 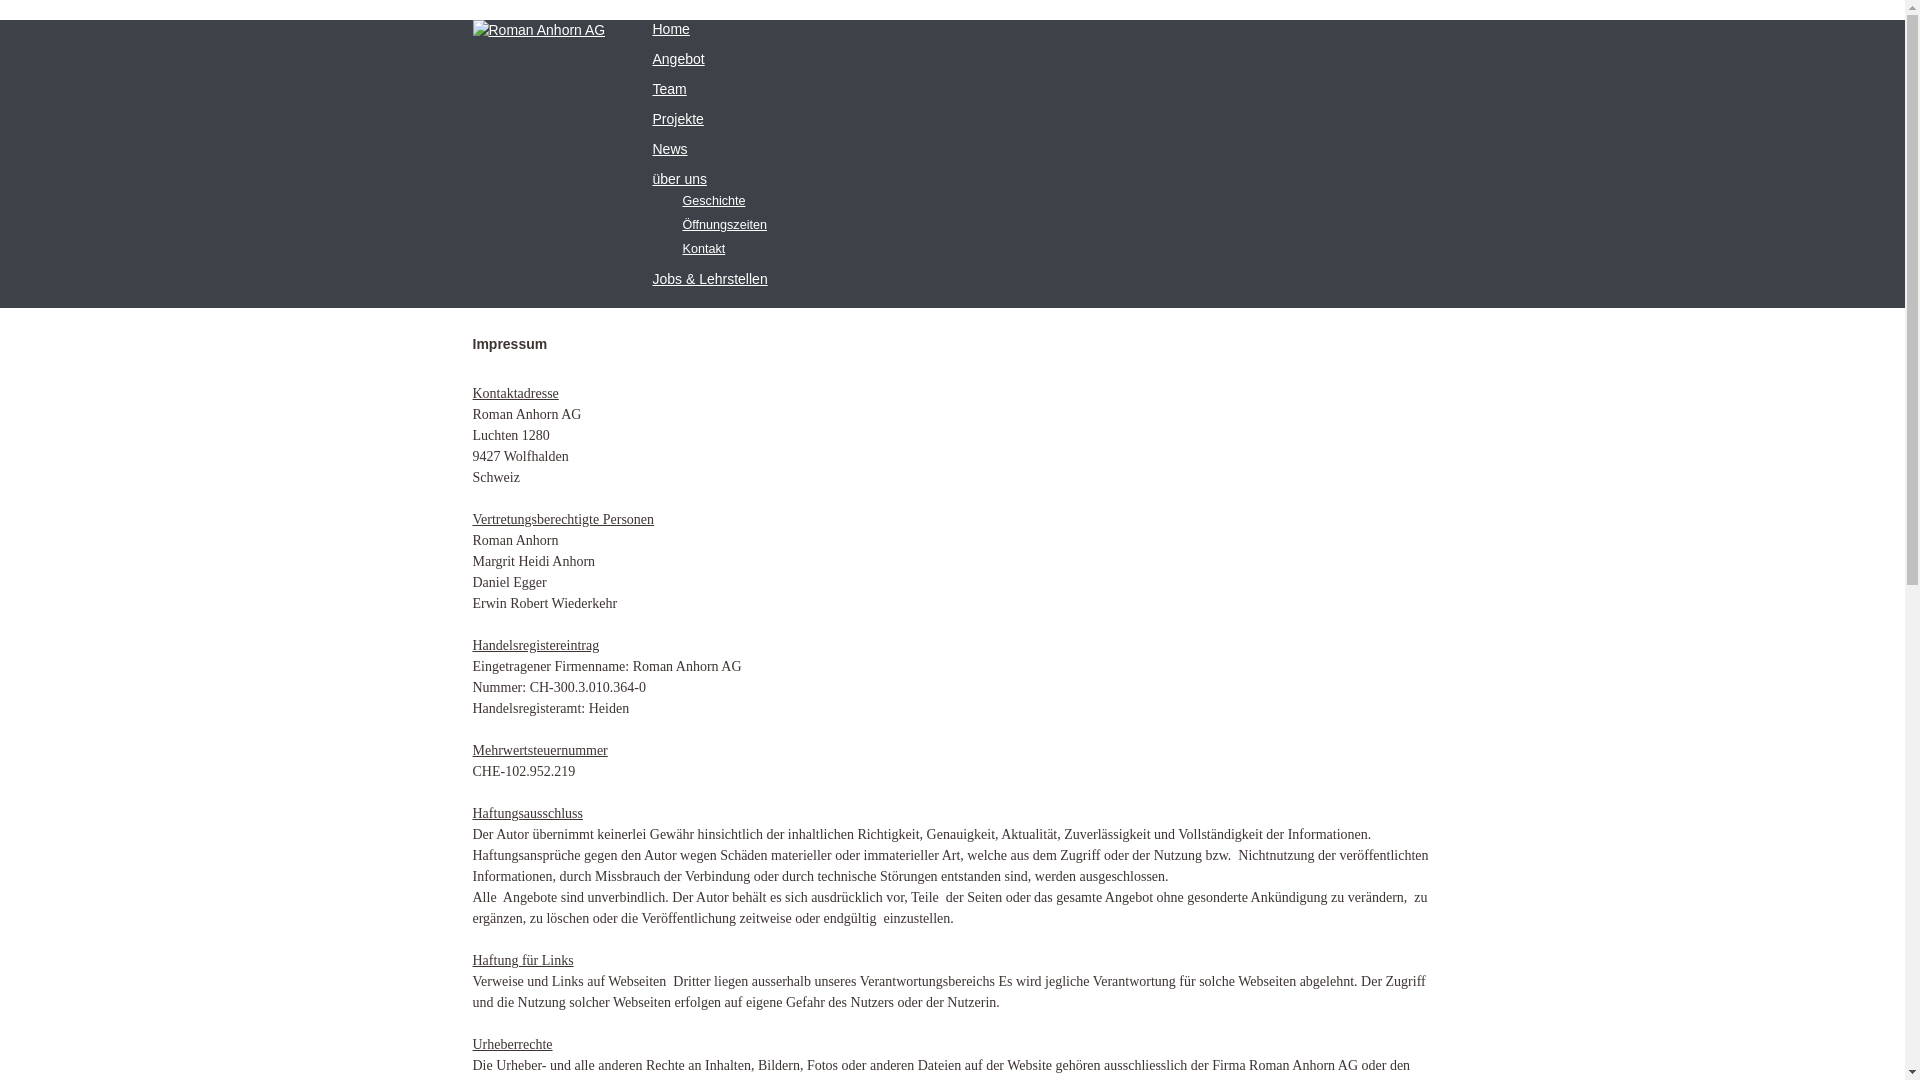 What do you see at coordinates (677, 119) in the screenshot?
I see `'Projekte'` at bounding box center [677, 119].